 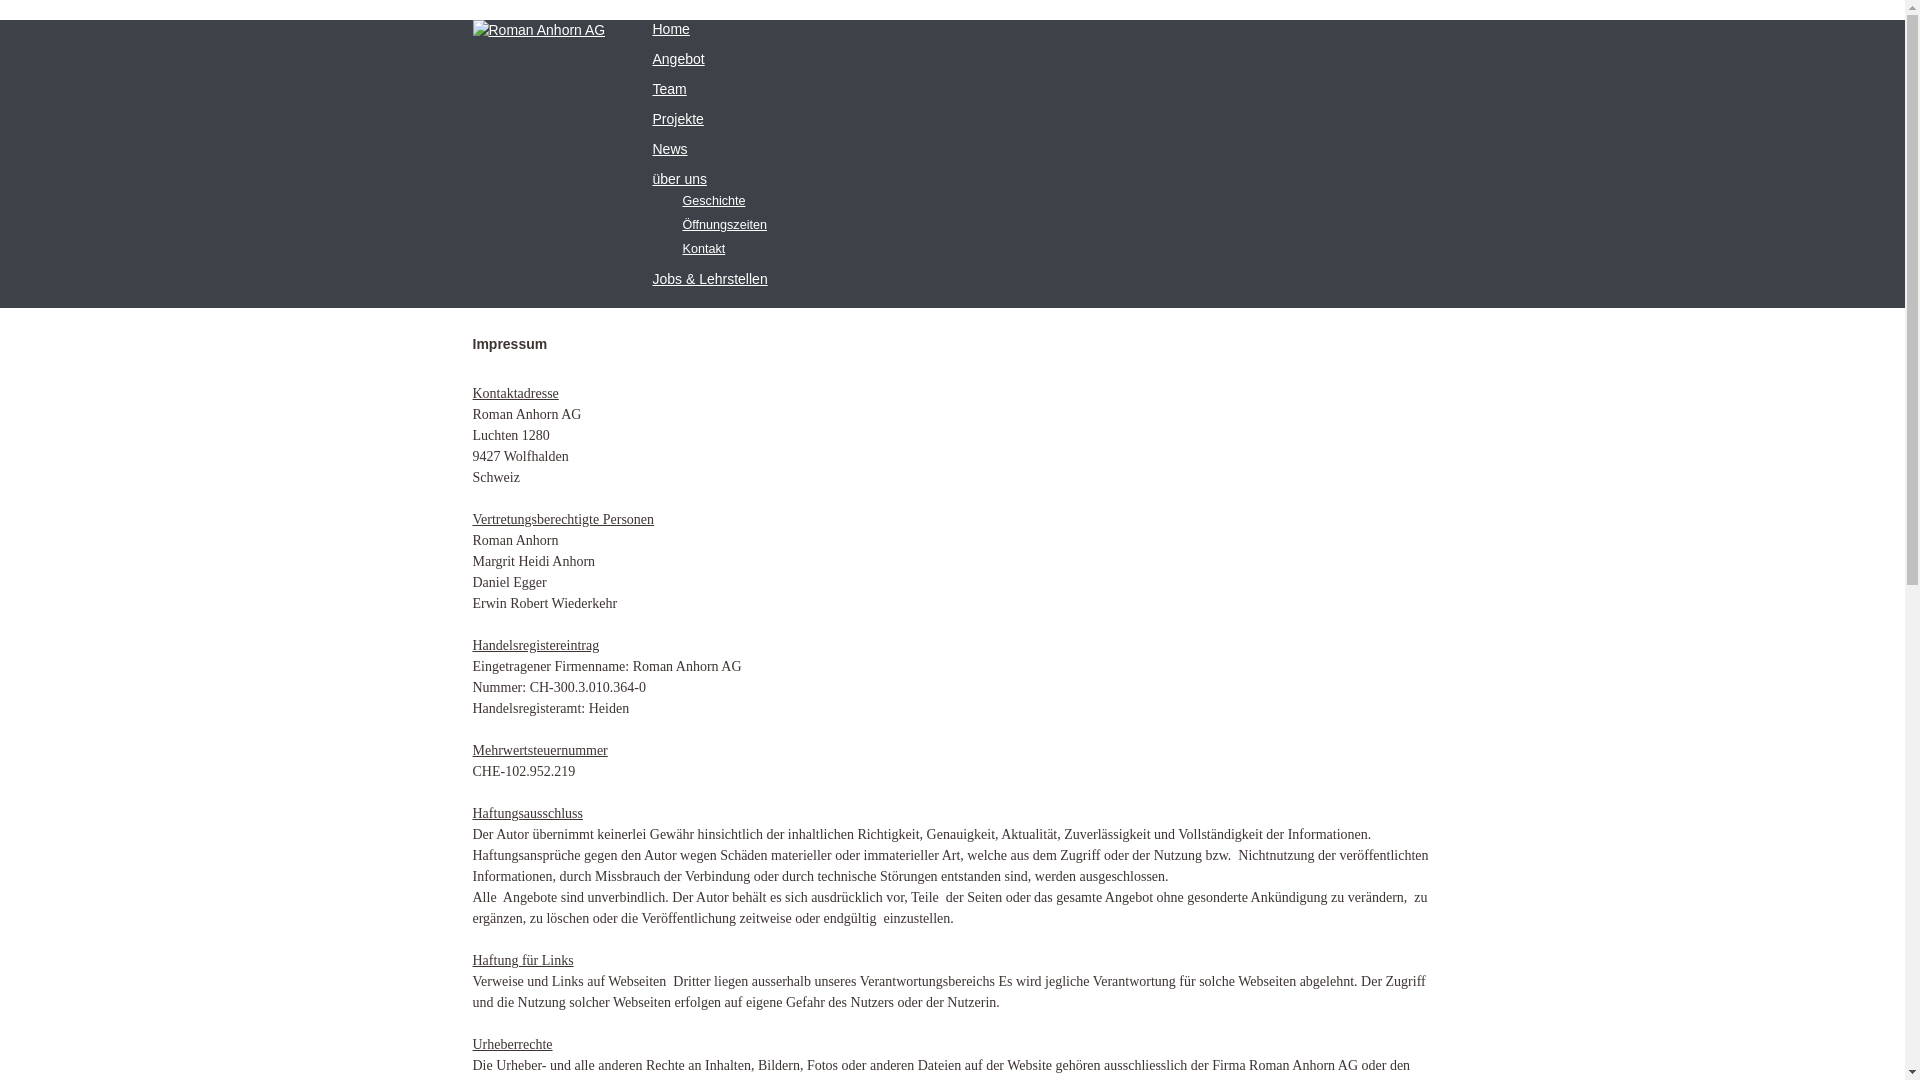 What do you see at coordinates (677, 119) in the screenshot?
I see `'Projekte'` at bounding box center [677, 119].